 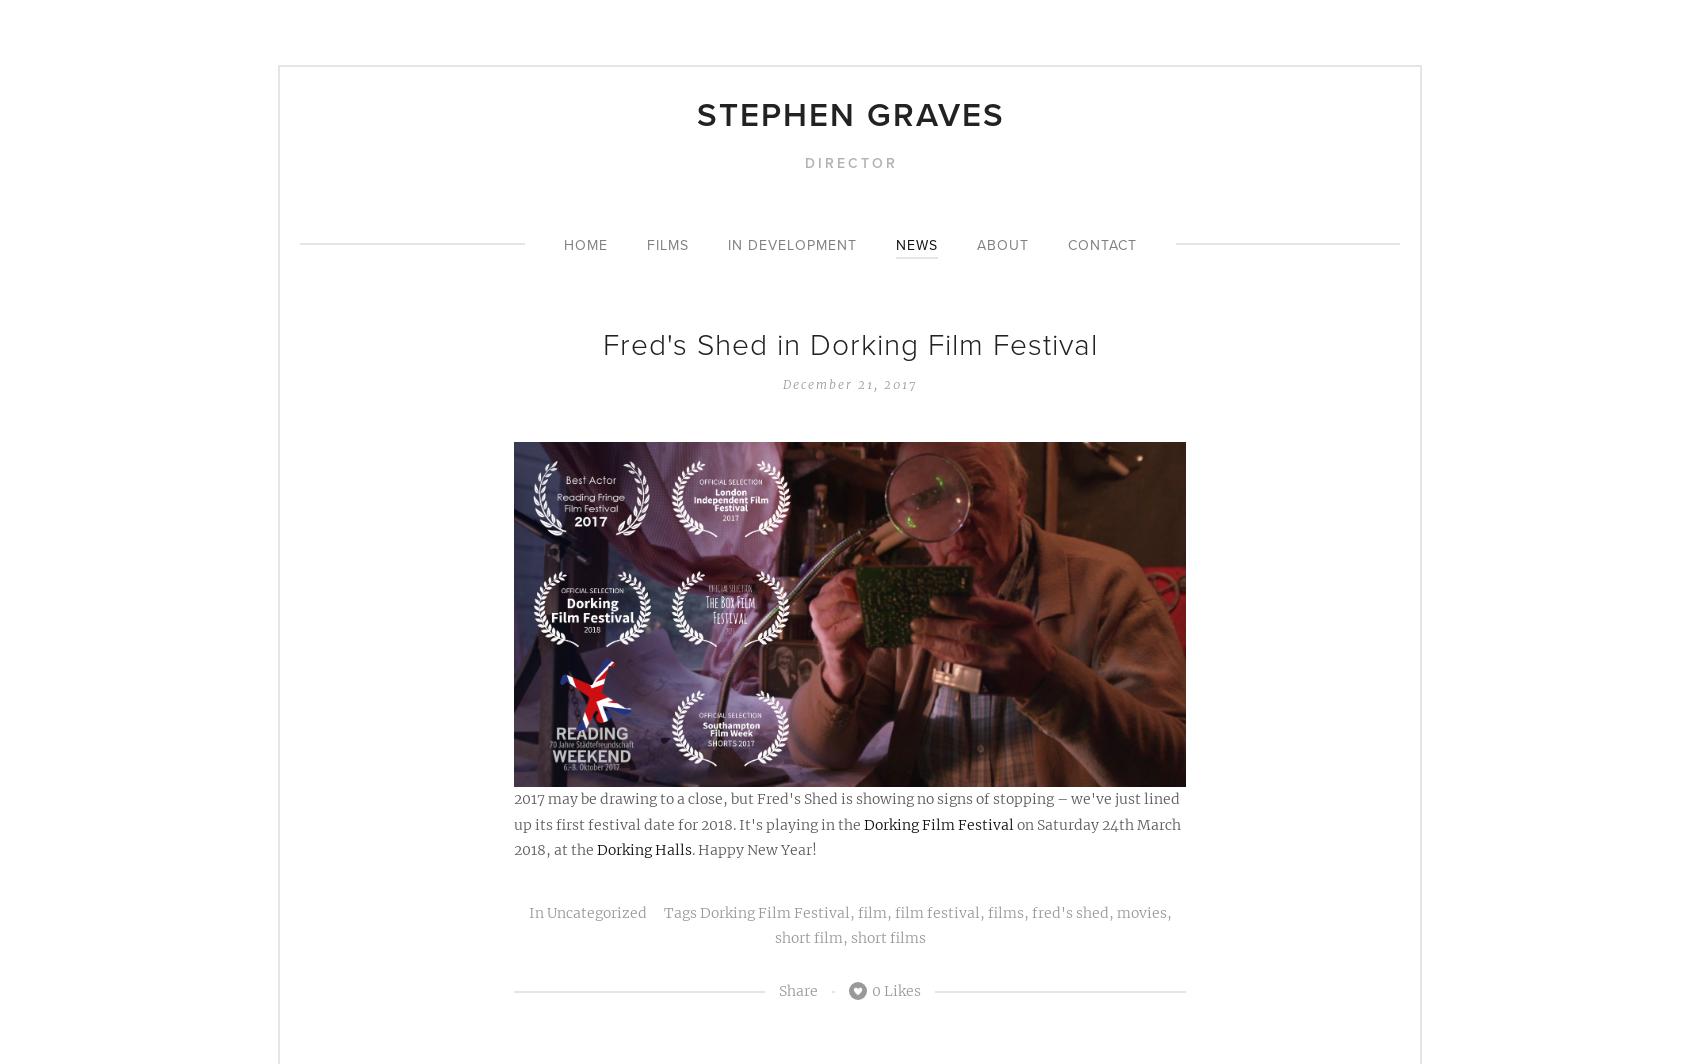 I want to click on 'Films', so click(x=667, y=245).